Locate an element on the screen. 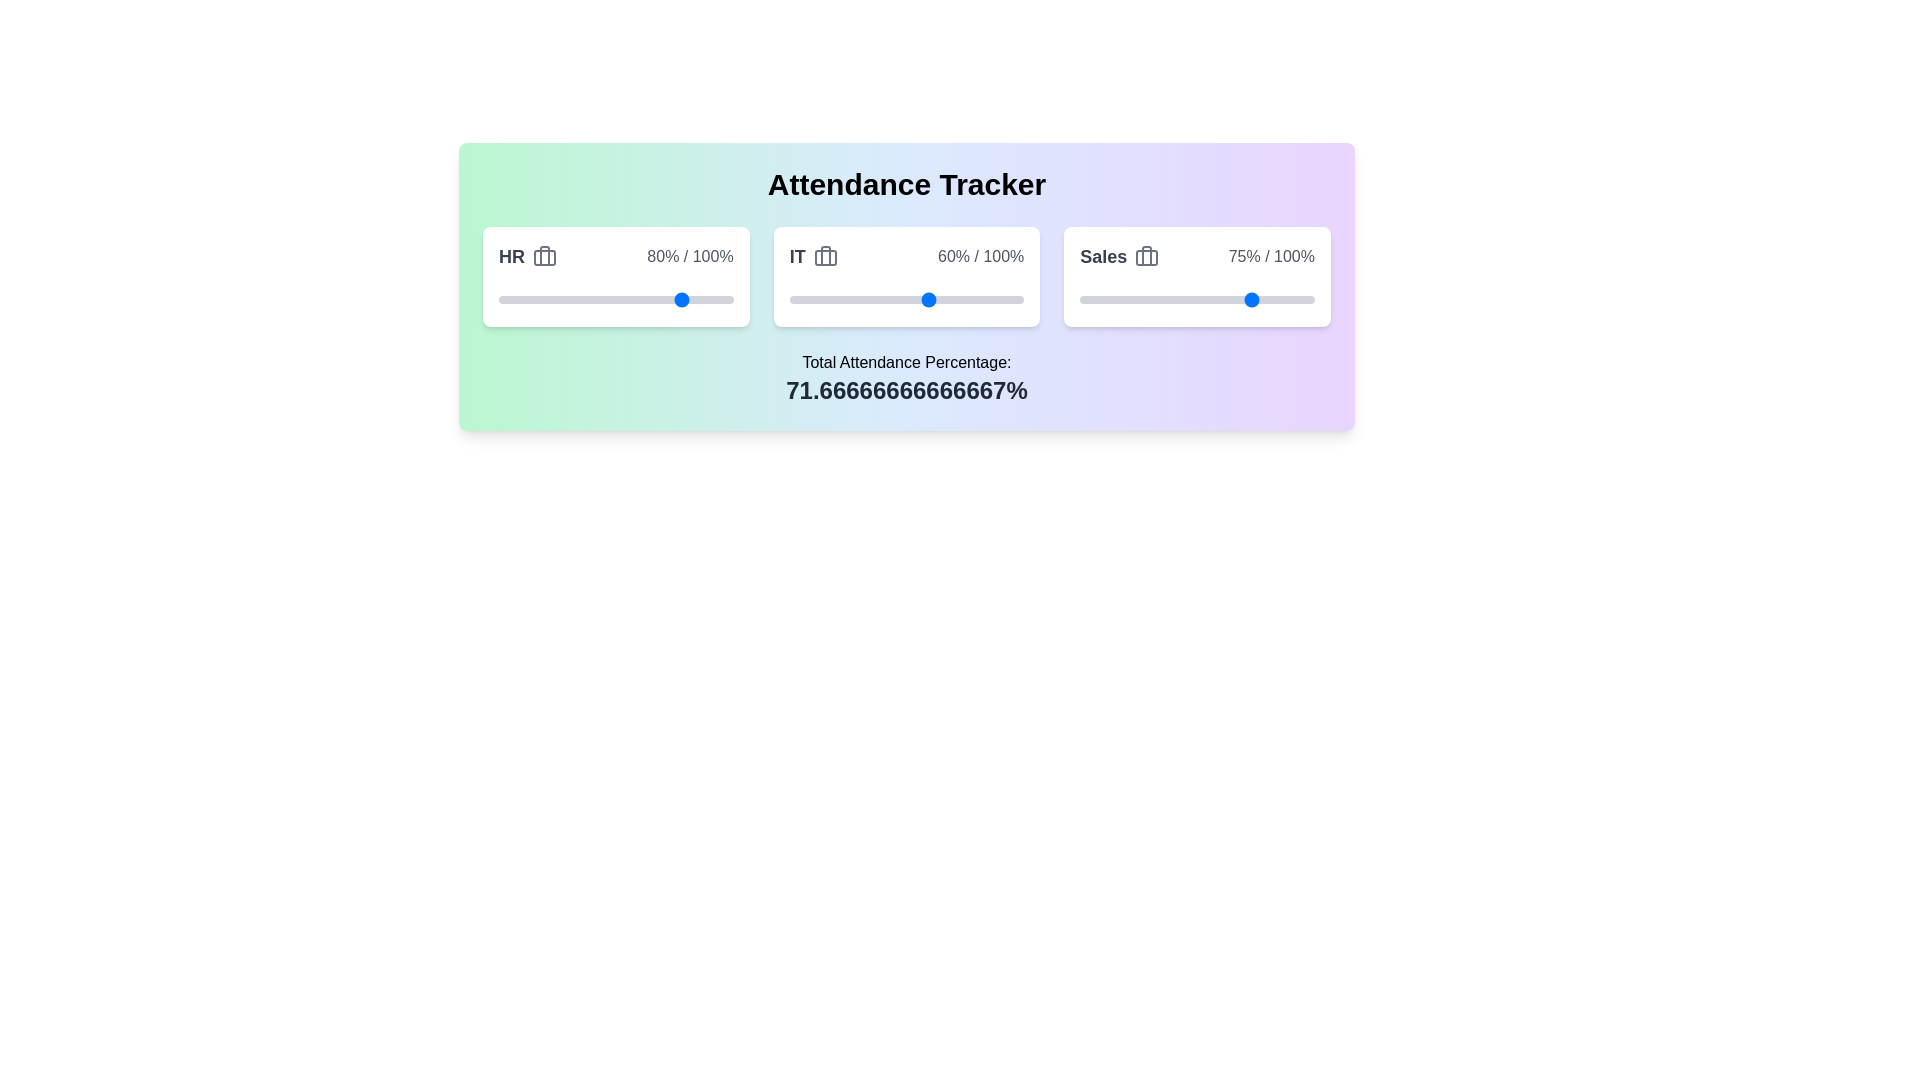  the IT attendance slider is located at coordinates (831, 300).